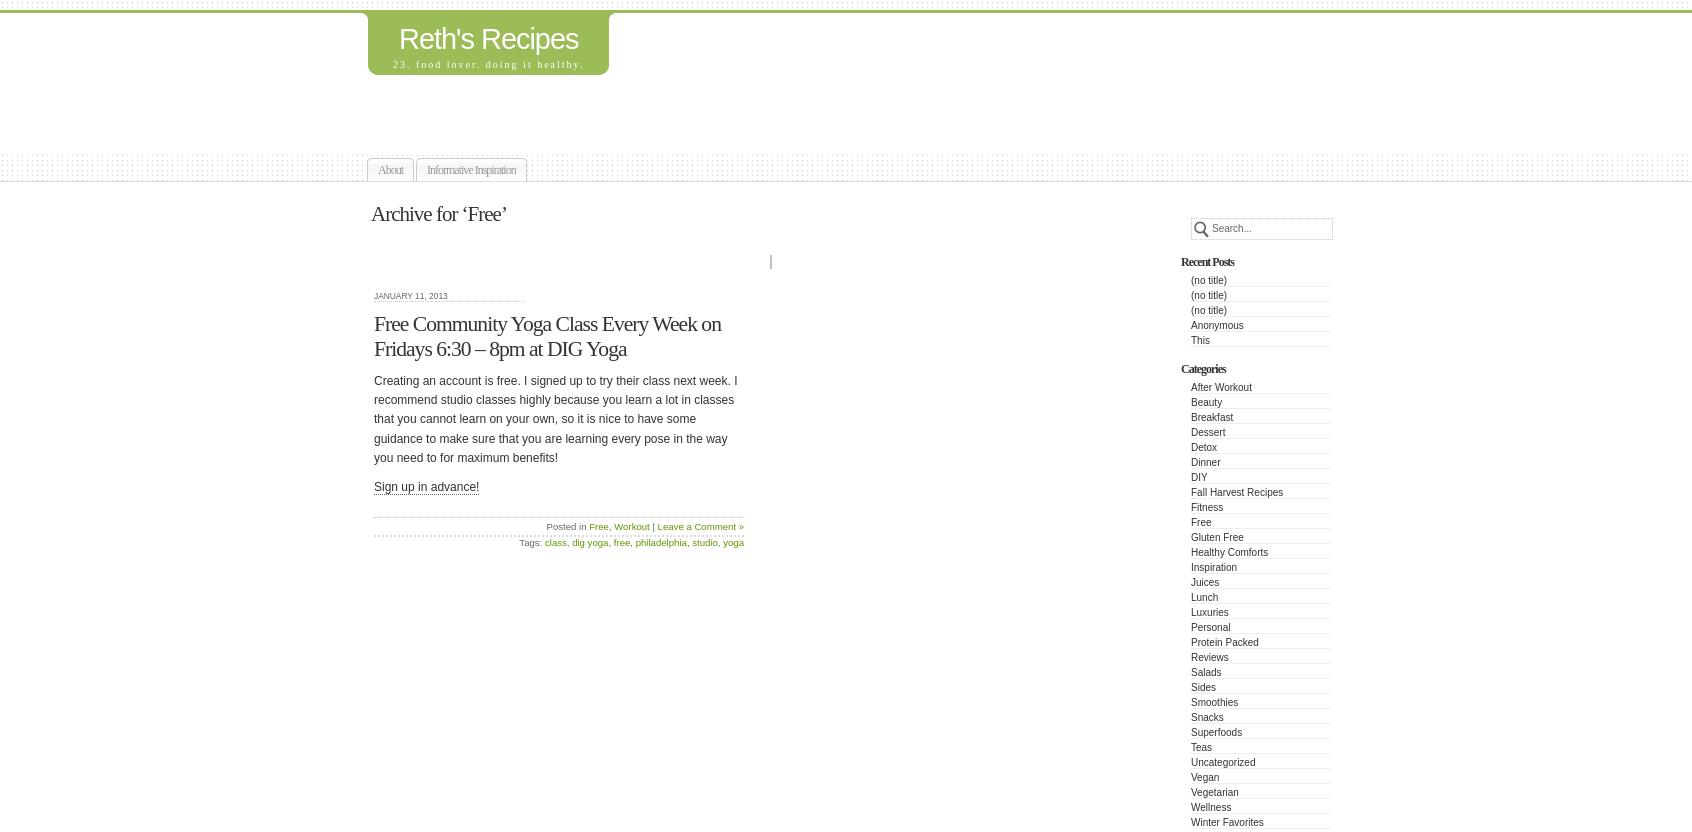 The image size is (1692, 832). I want to click on 'Fitness', so click(1207, 506).